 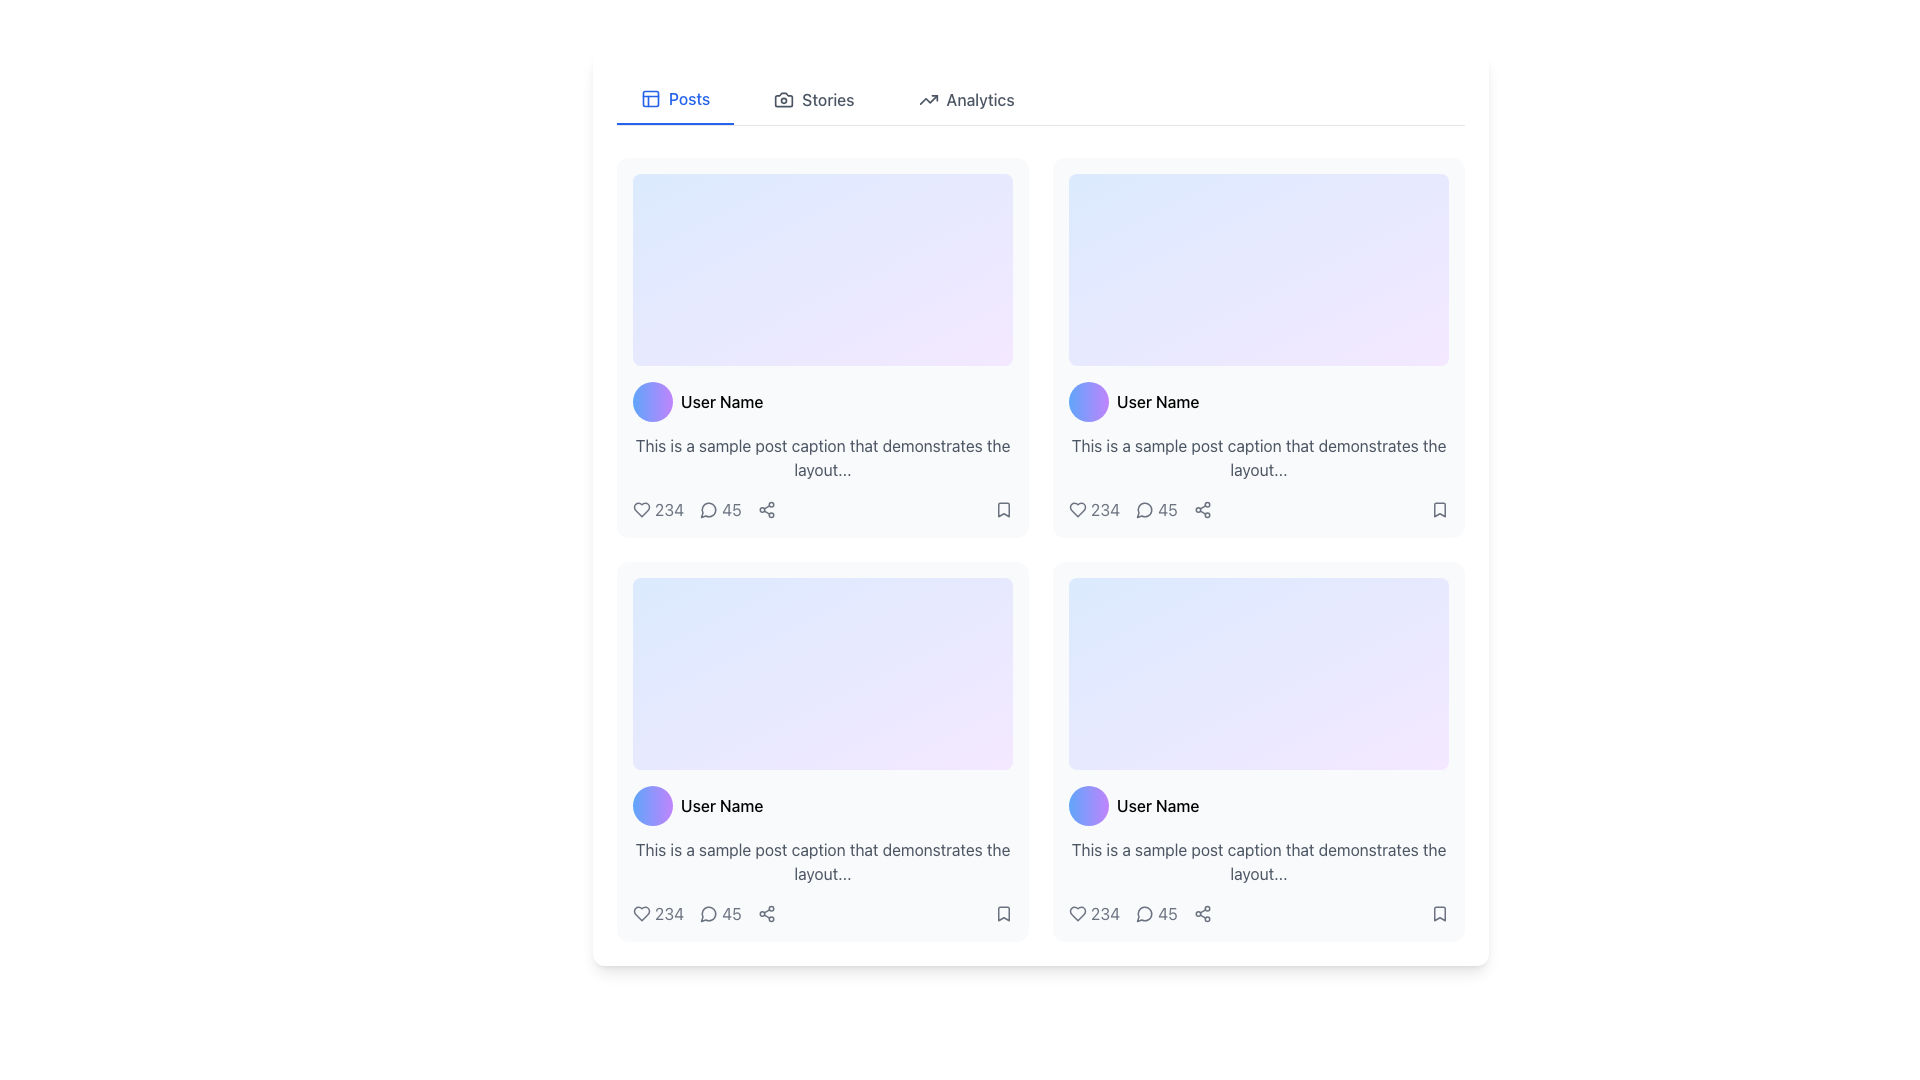 I want to click on the text label displaying the user's name to initiate a profile view, so click(x=1157, y=401).